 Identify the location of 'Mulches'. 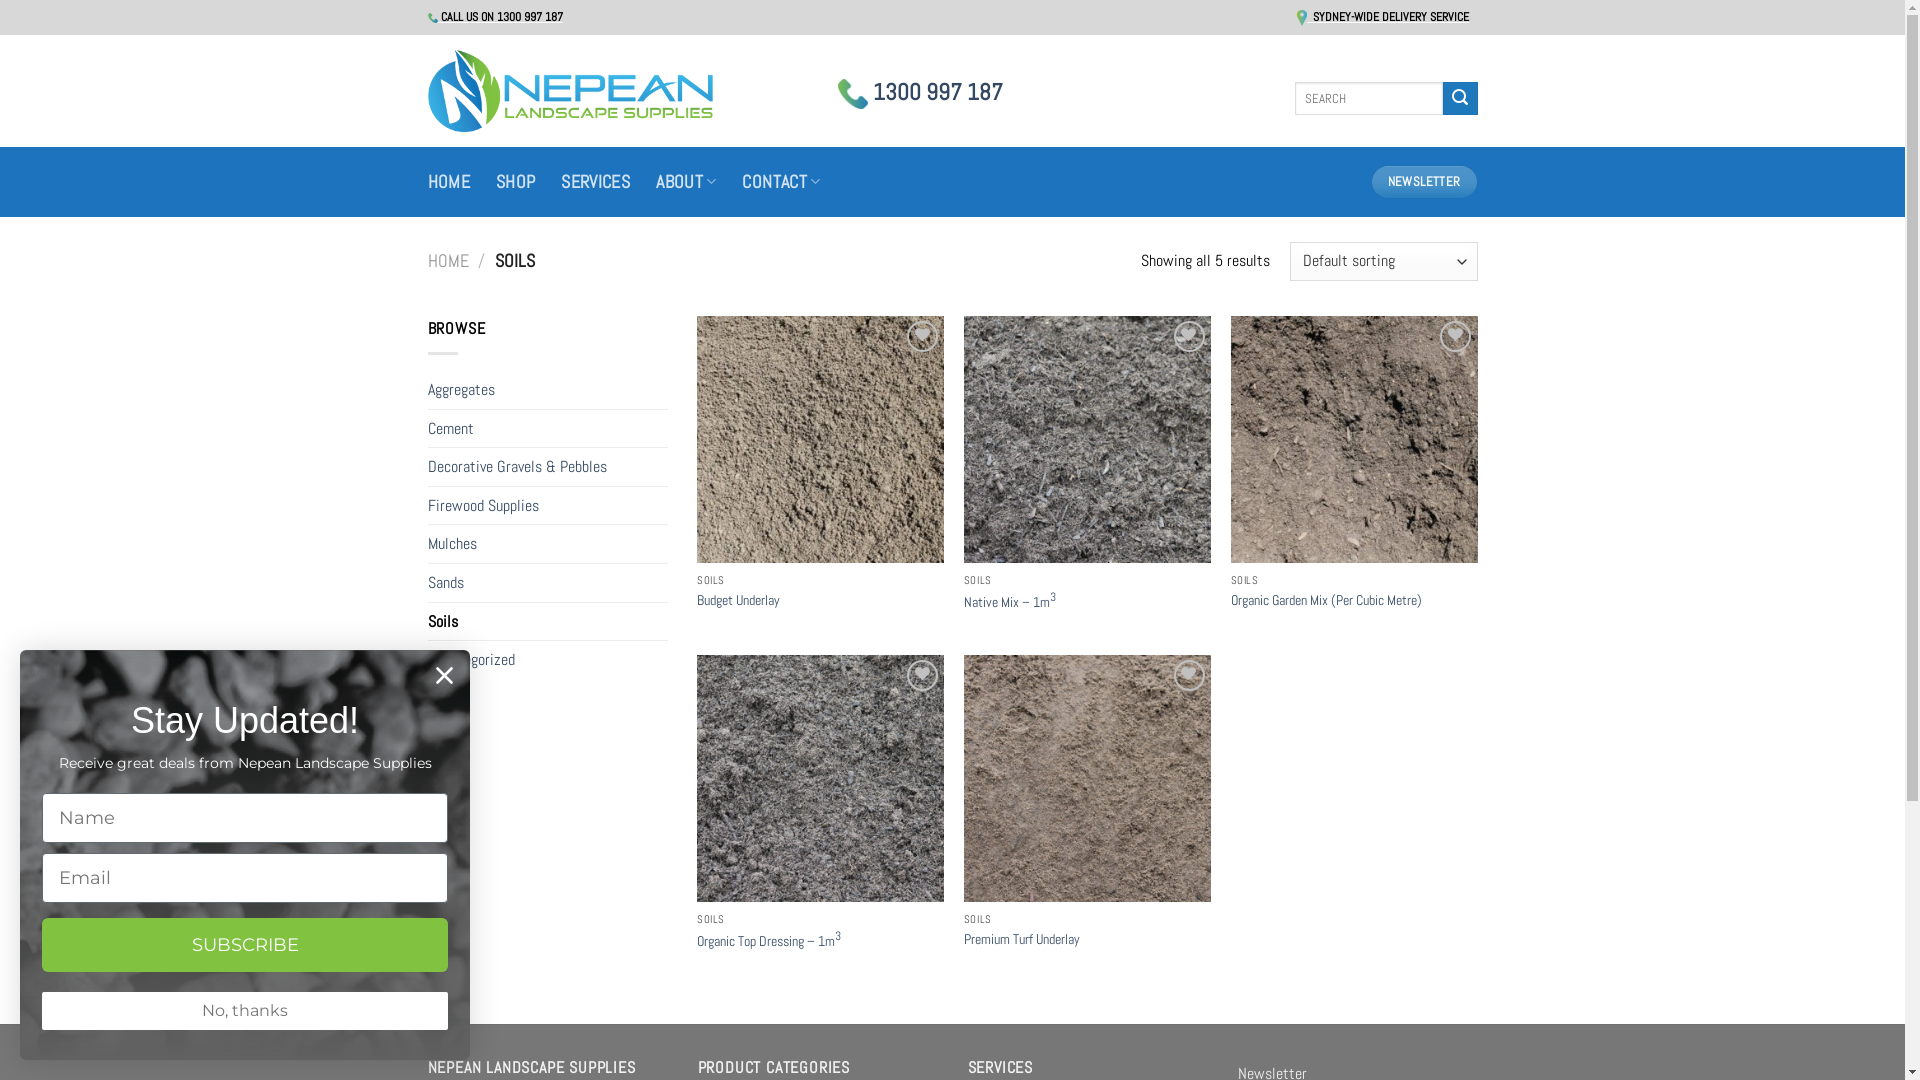
(547, 543).